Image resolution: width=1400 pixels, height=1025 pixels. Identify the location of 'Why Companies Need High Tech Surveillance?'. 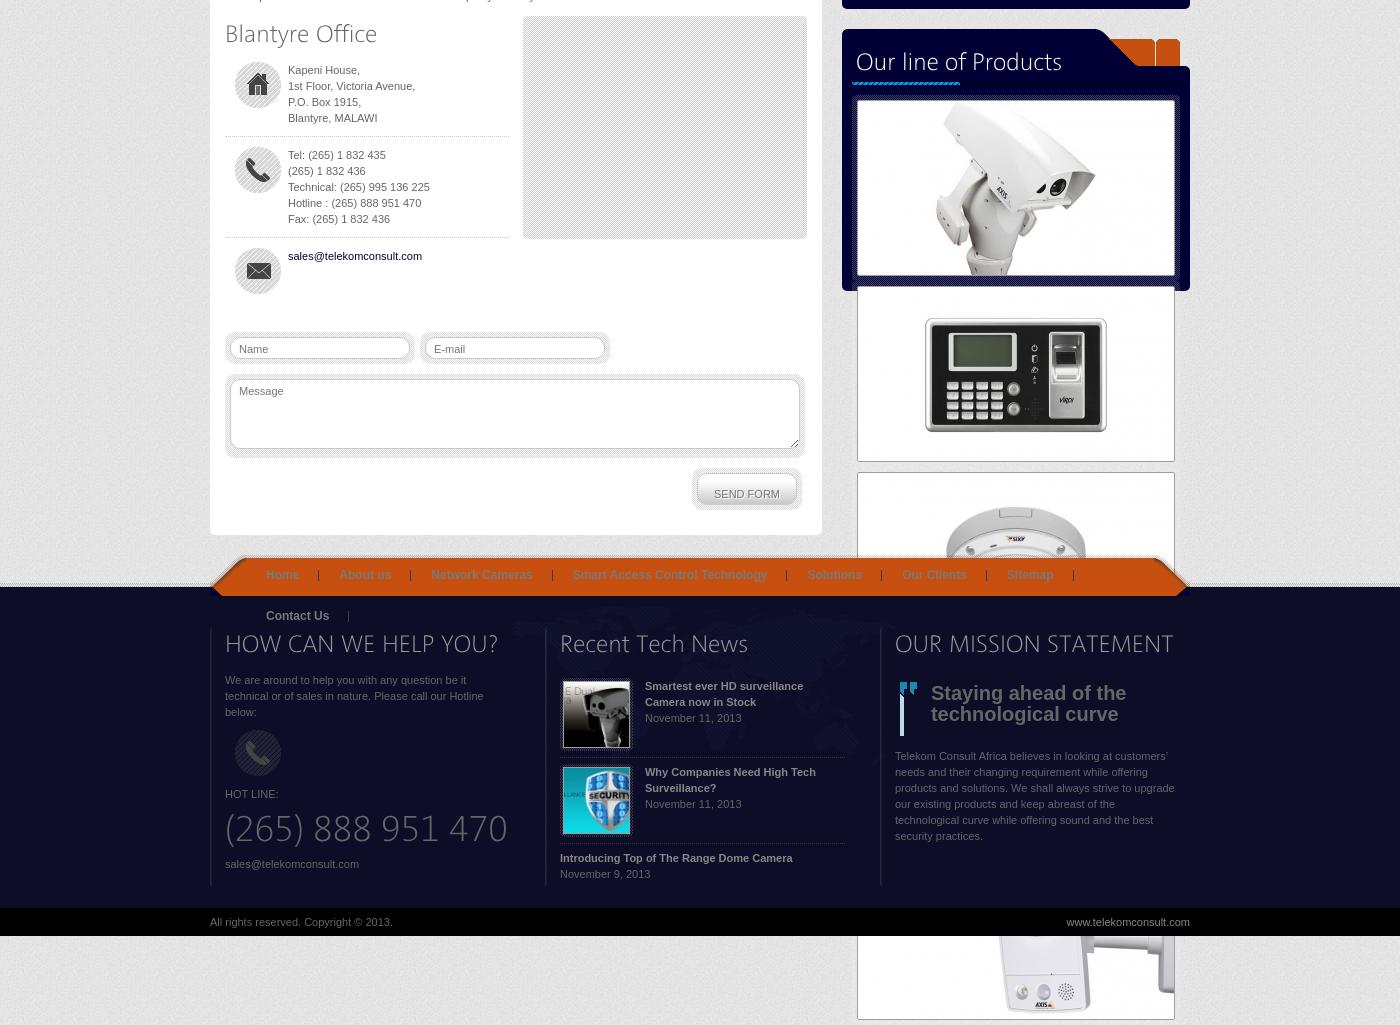
(729, 780).